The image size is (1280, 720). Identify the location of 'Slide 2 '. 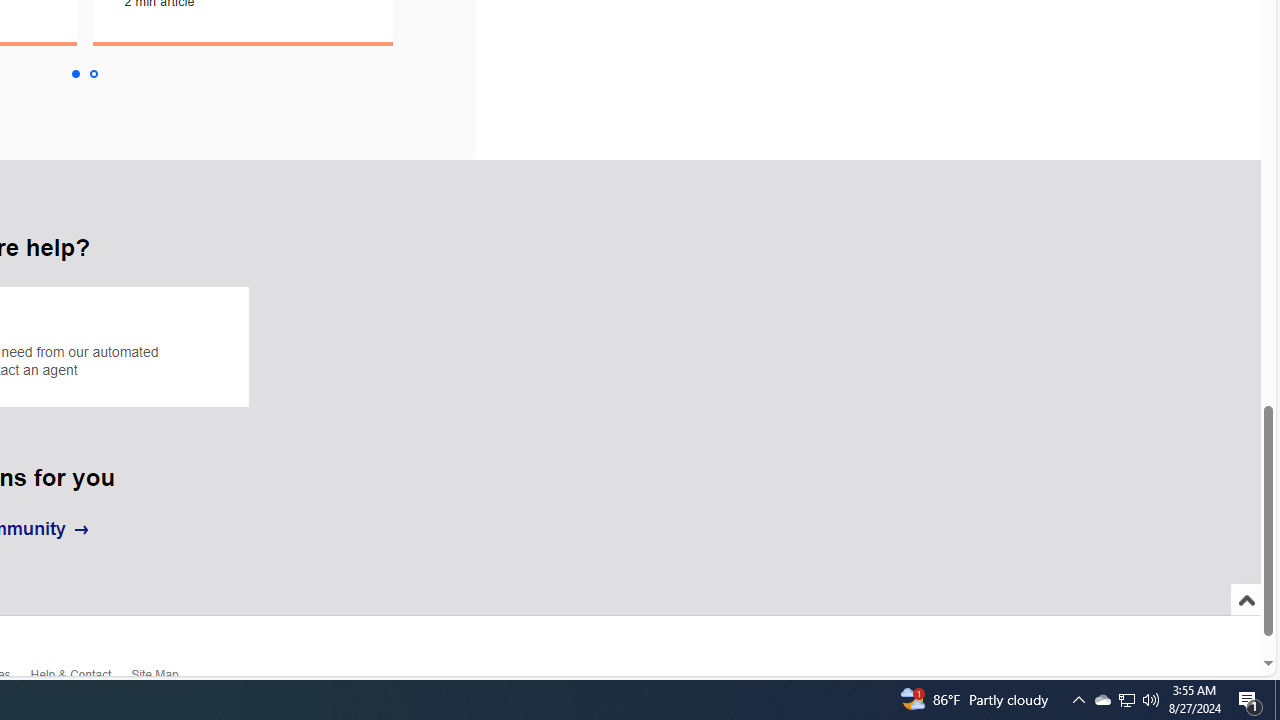
(93, 73).